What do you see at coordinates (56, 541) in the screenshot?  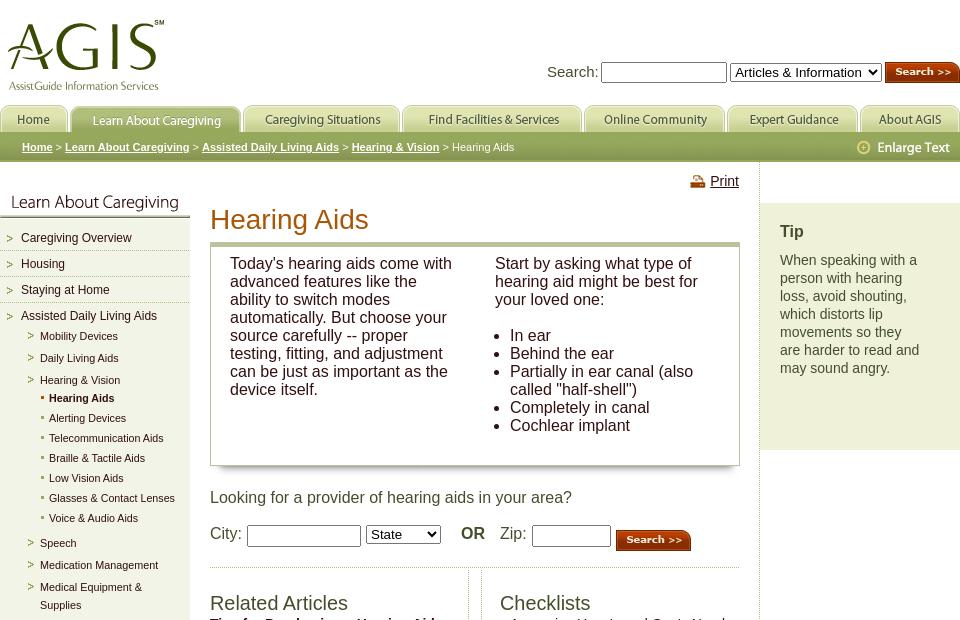 I see `'Speech'` at bounding box center [56, 541].